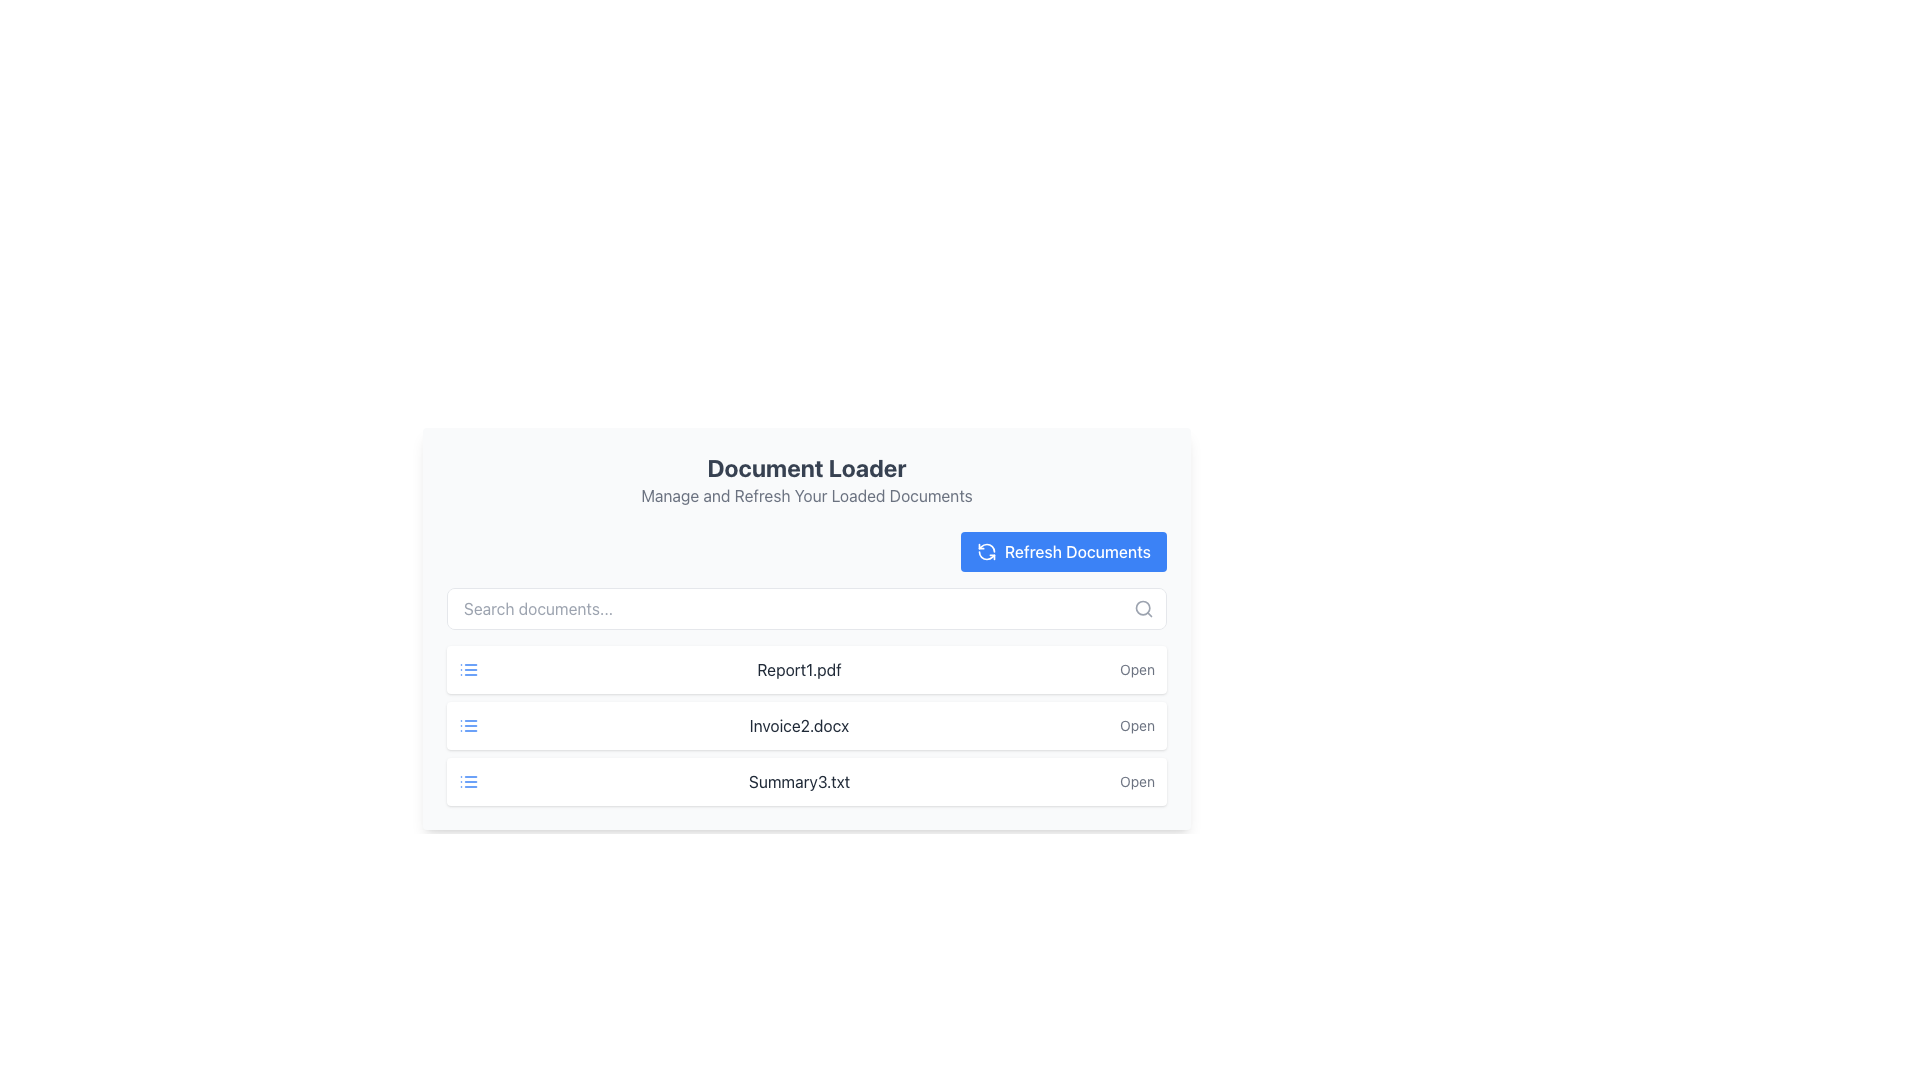 This screenshot has height=1080, width=1920. I want to click on the text block titled 'Document Loader', which contains a subtitle 'Manage and Refresh Your Loaded Documents', located at the top section of the panel, so click(806, 479).